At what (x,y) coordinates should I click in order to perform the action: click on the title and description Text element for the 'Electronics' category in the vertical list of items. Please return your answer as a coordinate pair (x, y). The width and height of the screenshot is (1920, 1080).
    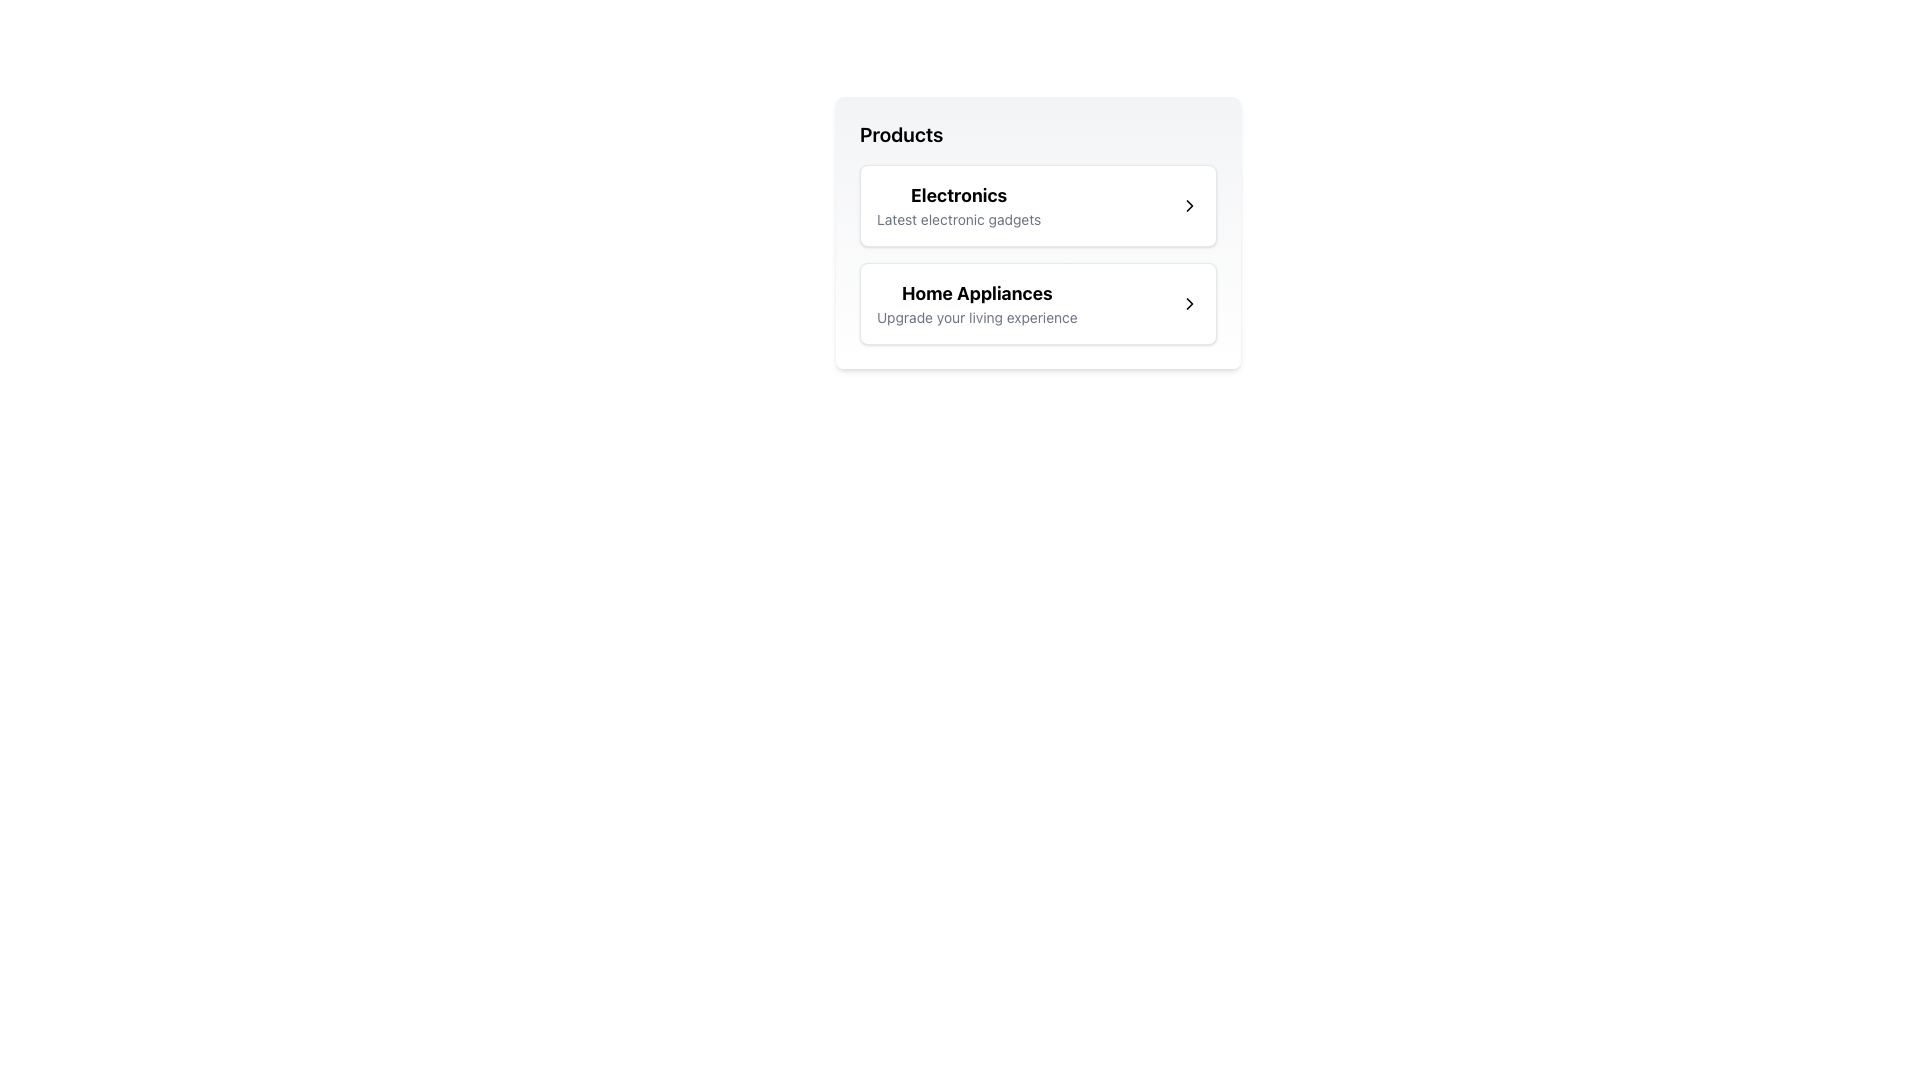
    Looking at the image, I should click on (958, 205).